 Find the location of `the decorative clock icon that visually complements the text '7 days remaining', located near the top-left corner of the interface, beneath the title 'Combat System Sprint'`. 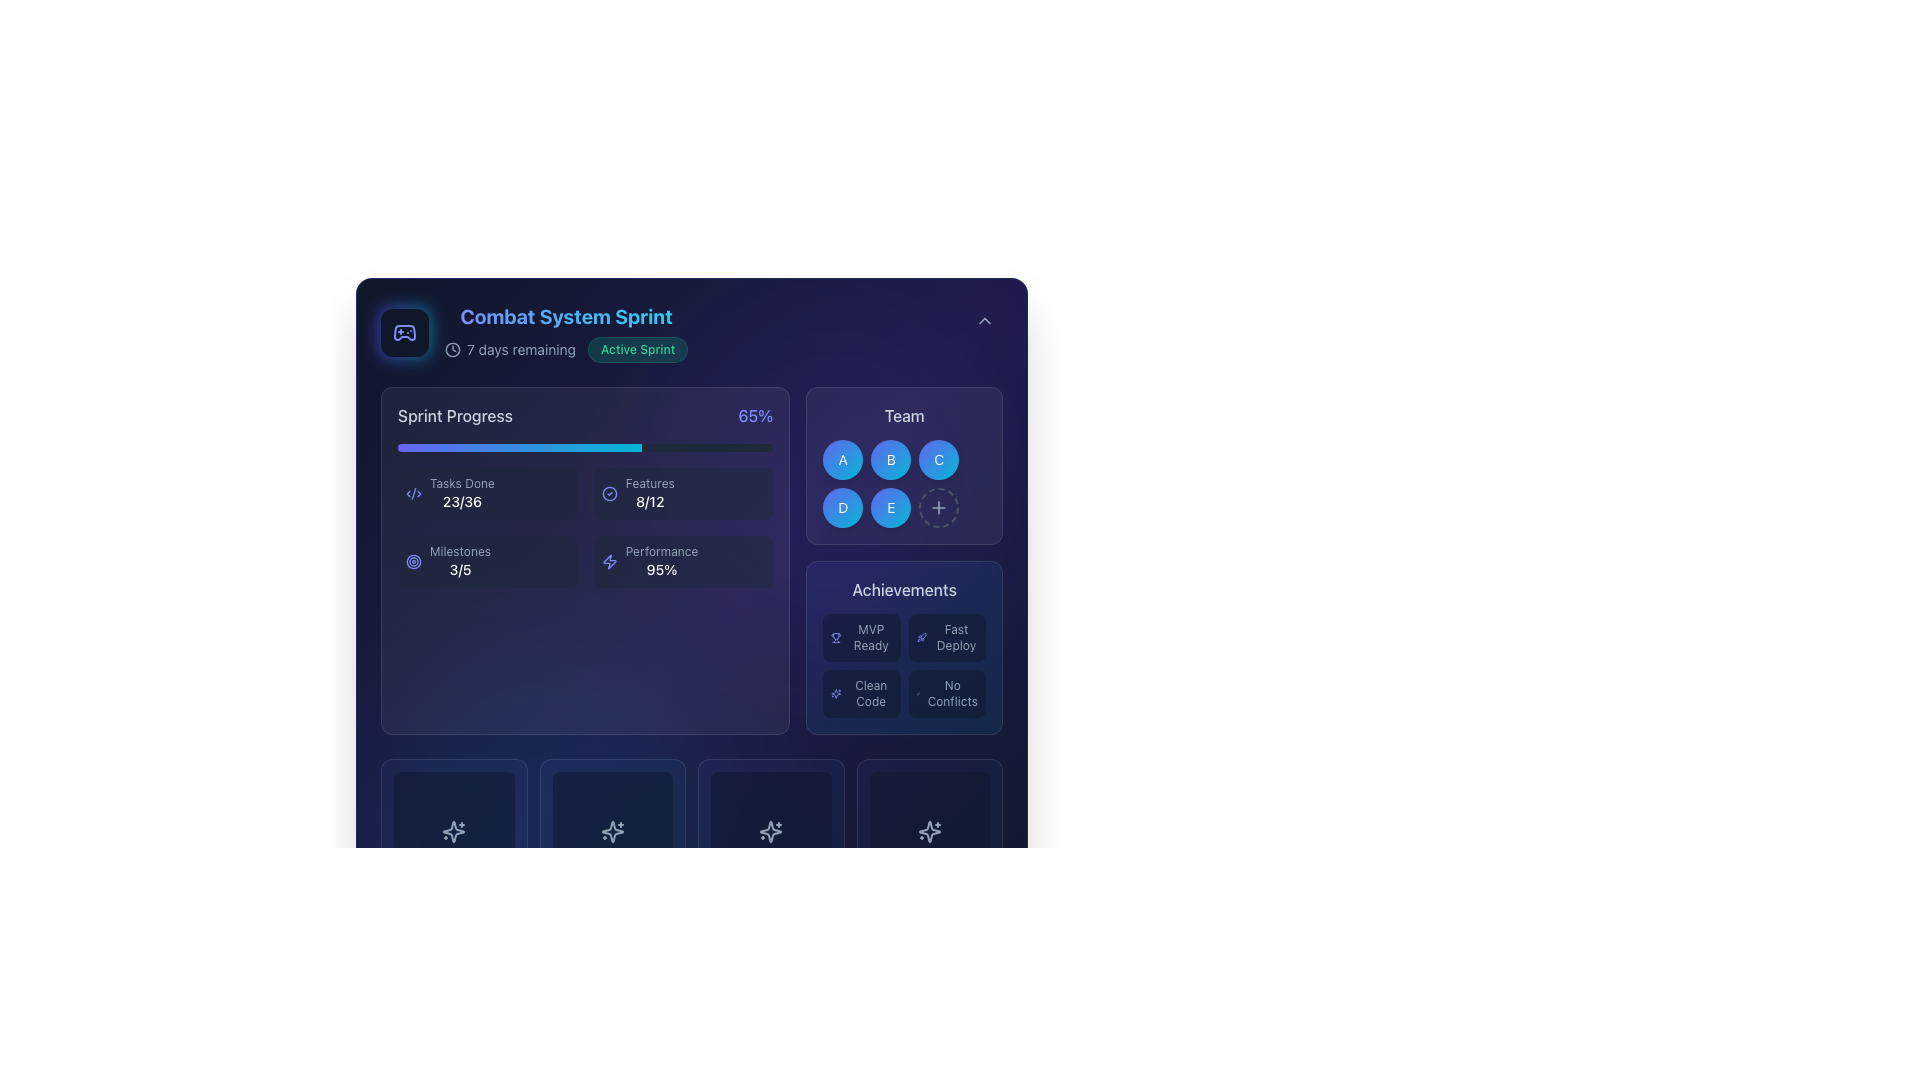

the decorative clock icon that visually complements the text '7 days remaining', located near the top-left corner of the interface, beneath the title 'Combat System Sprint' is located at coordinates (451, 349).